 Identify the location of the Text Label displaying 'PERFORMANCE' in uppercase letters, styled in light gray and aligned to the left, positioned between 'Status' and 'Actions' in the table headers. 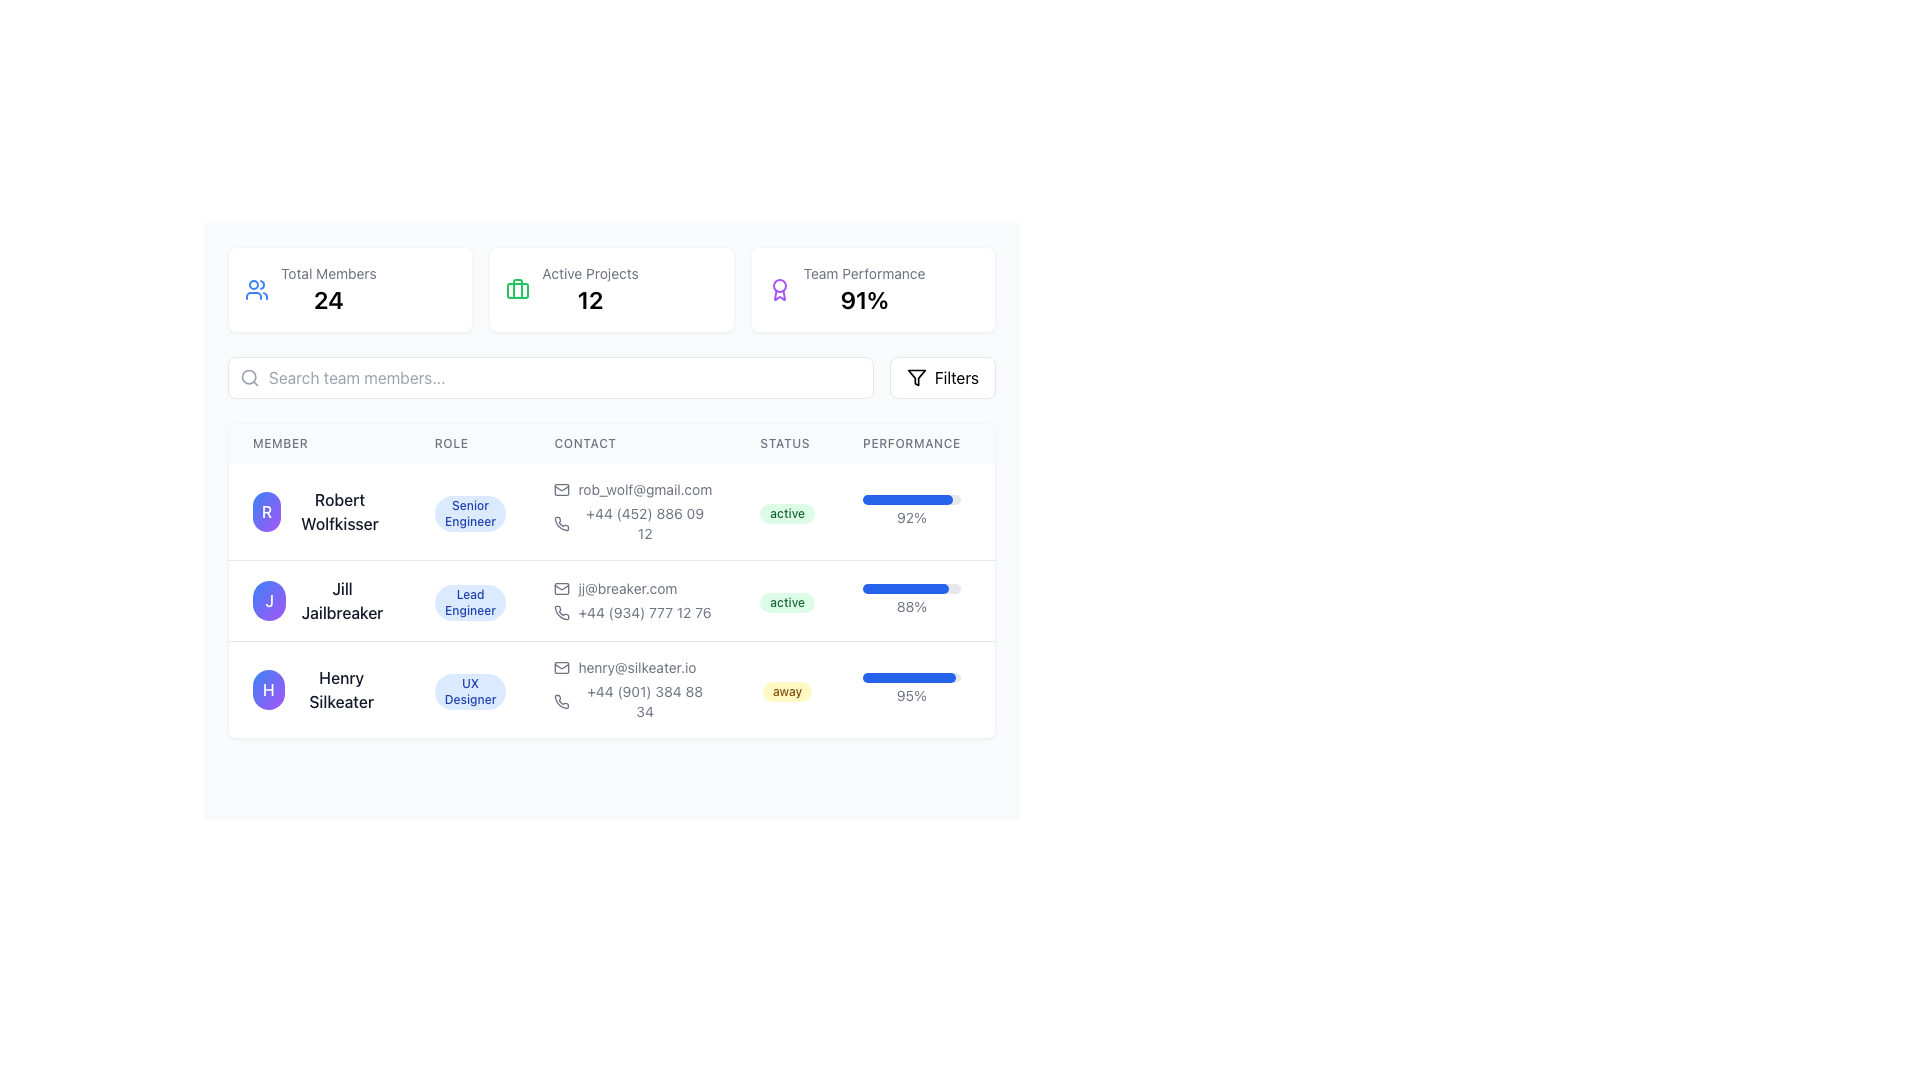
(911, 442).